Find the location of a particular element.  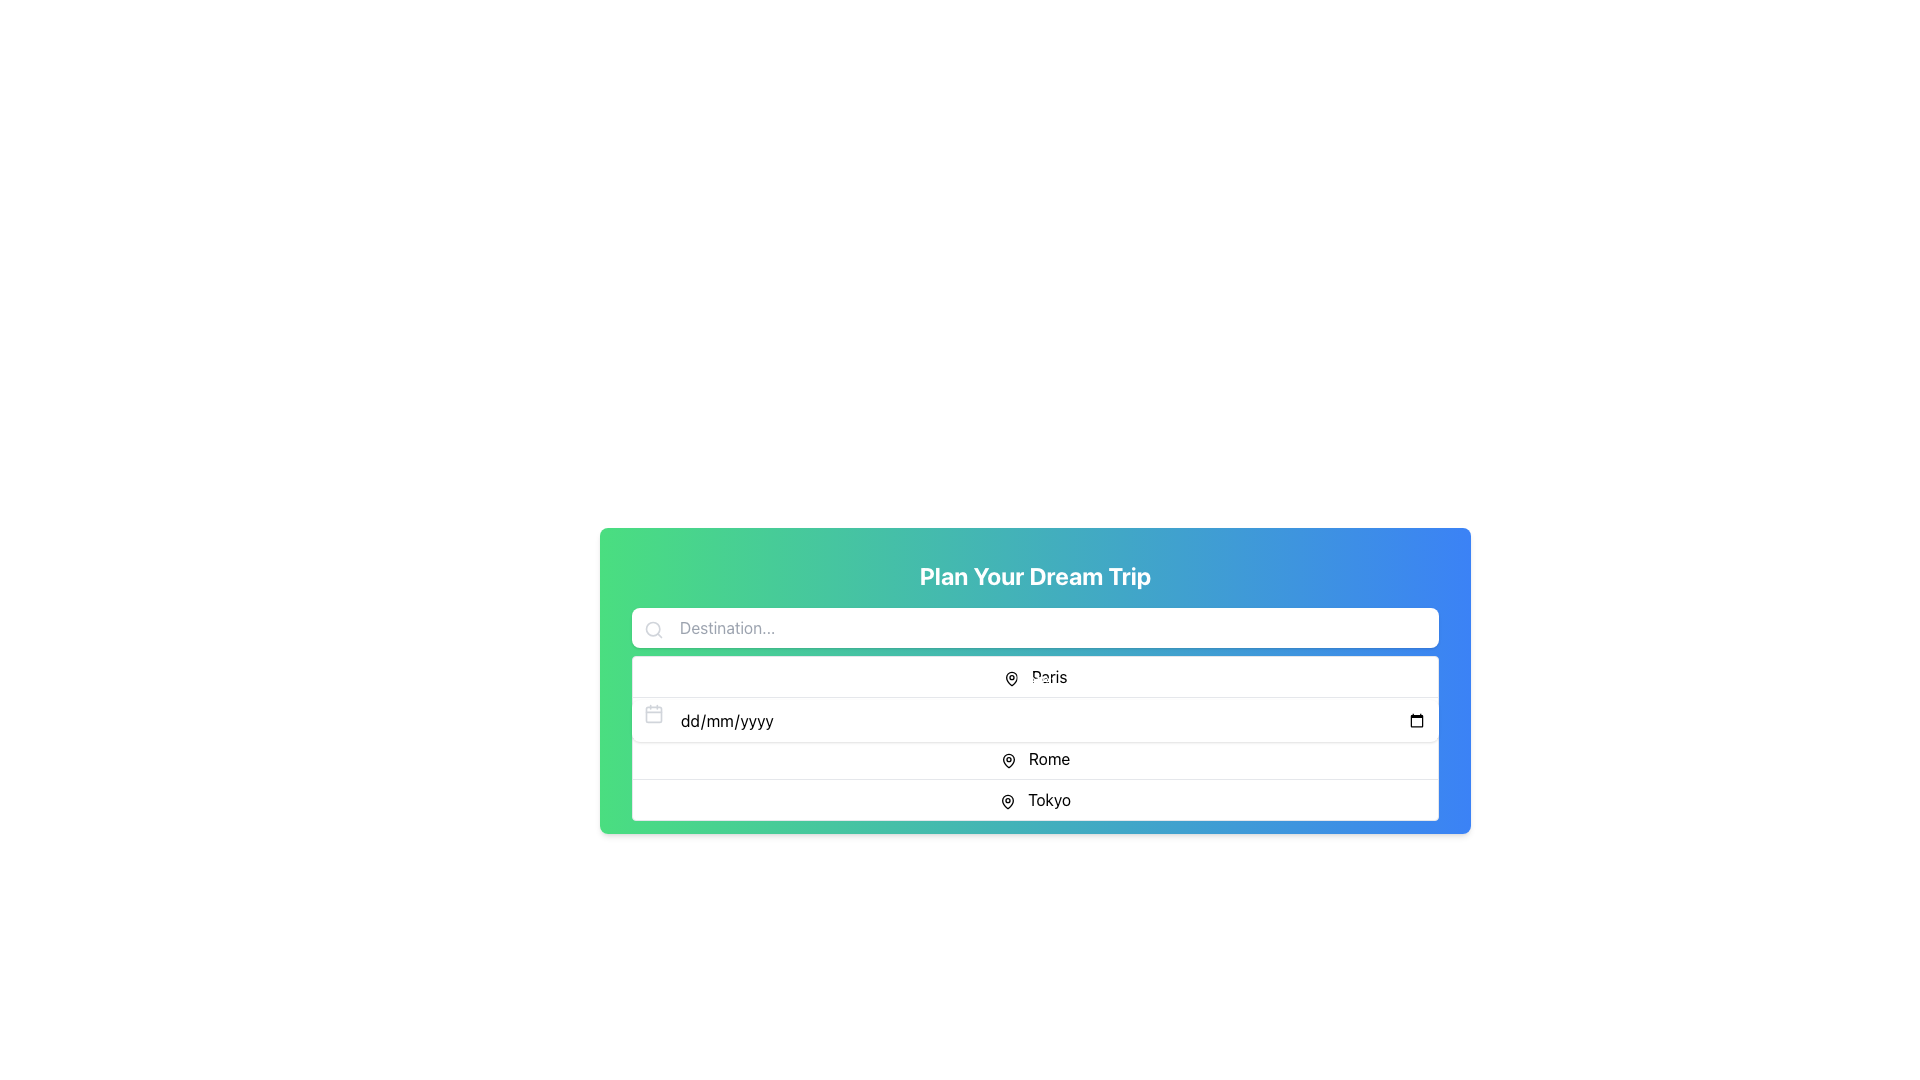

the 'Paris' destination option in the central list, which is the first item below the search bar is located at coordinates (1035, 676).